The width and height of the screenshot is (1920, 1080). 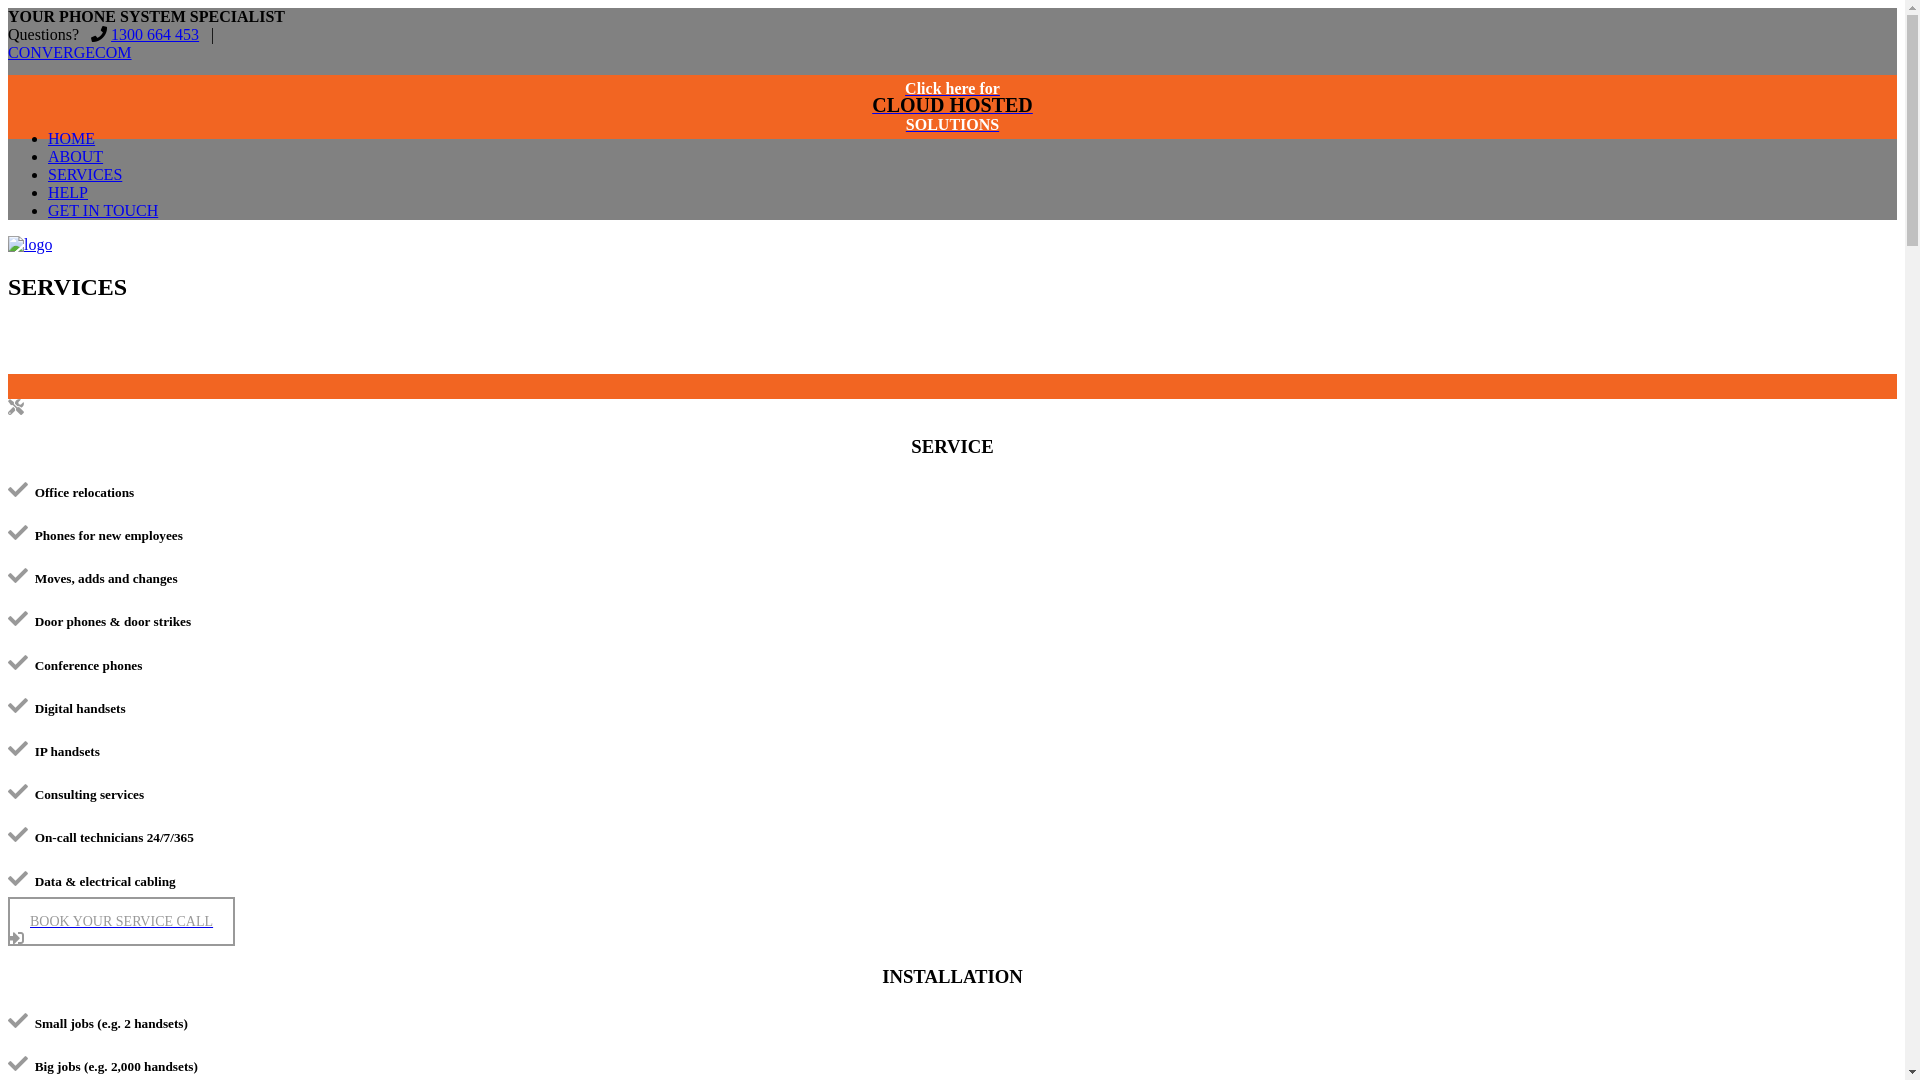 What do you see at coordinates (48, 210) in the screenshot?
I see `'GET IN TOUCH'` at bounding box center [48, 210].